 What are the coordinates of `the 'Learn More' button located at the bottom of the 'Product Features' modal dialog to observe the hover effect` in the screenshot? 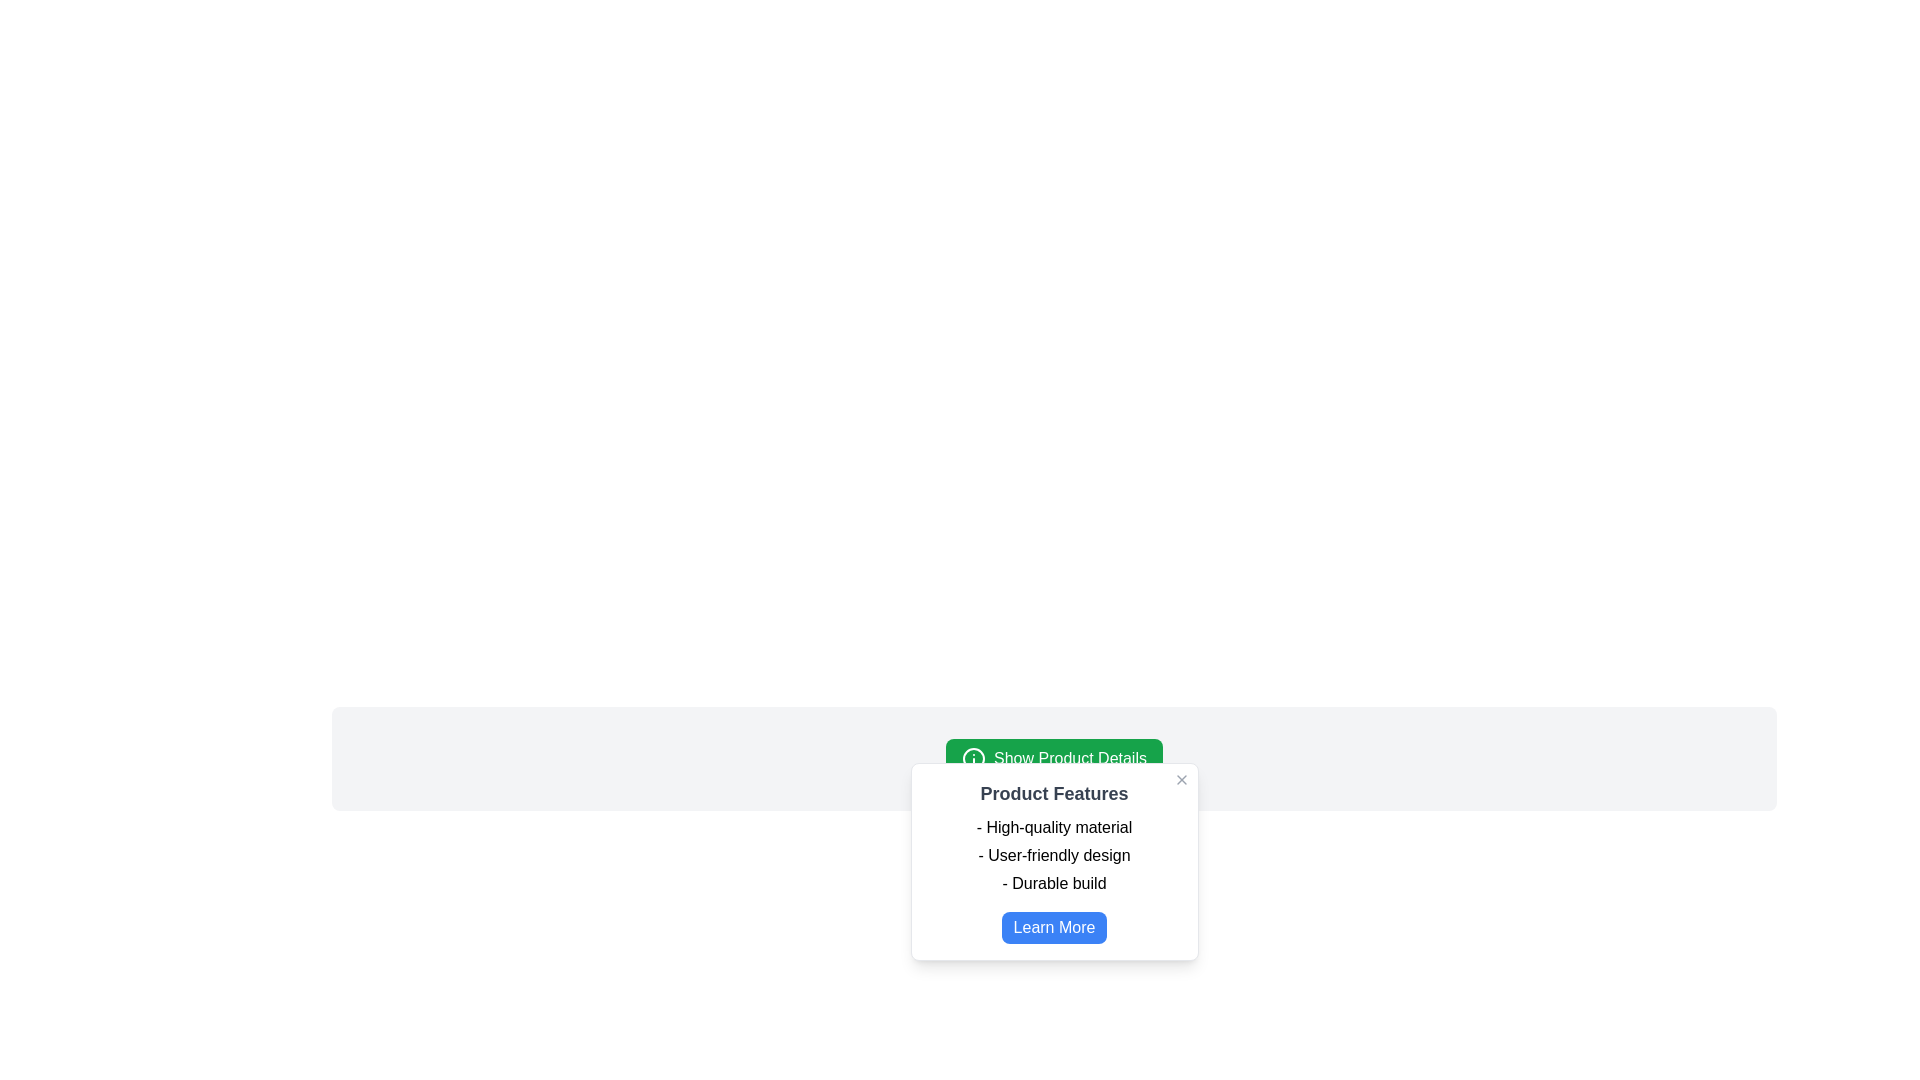 It's located at (1053, 928).